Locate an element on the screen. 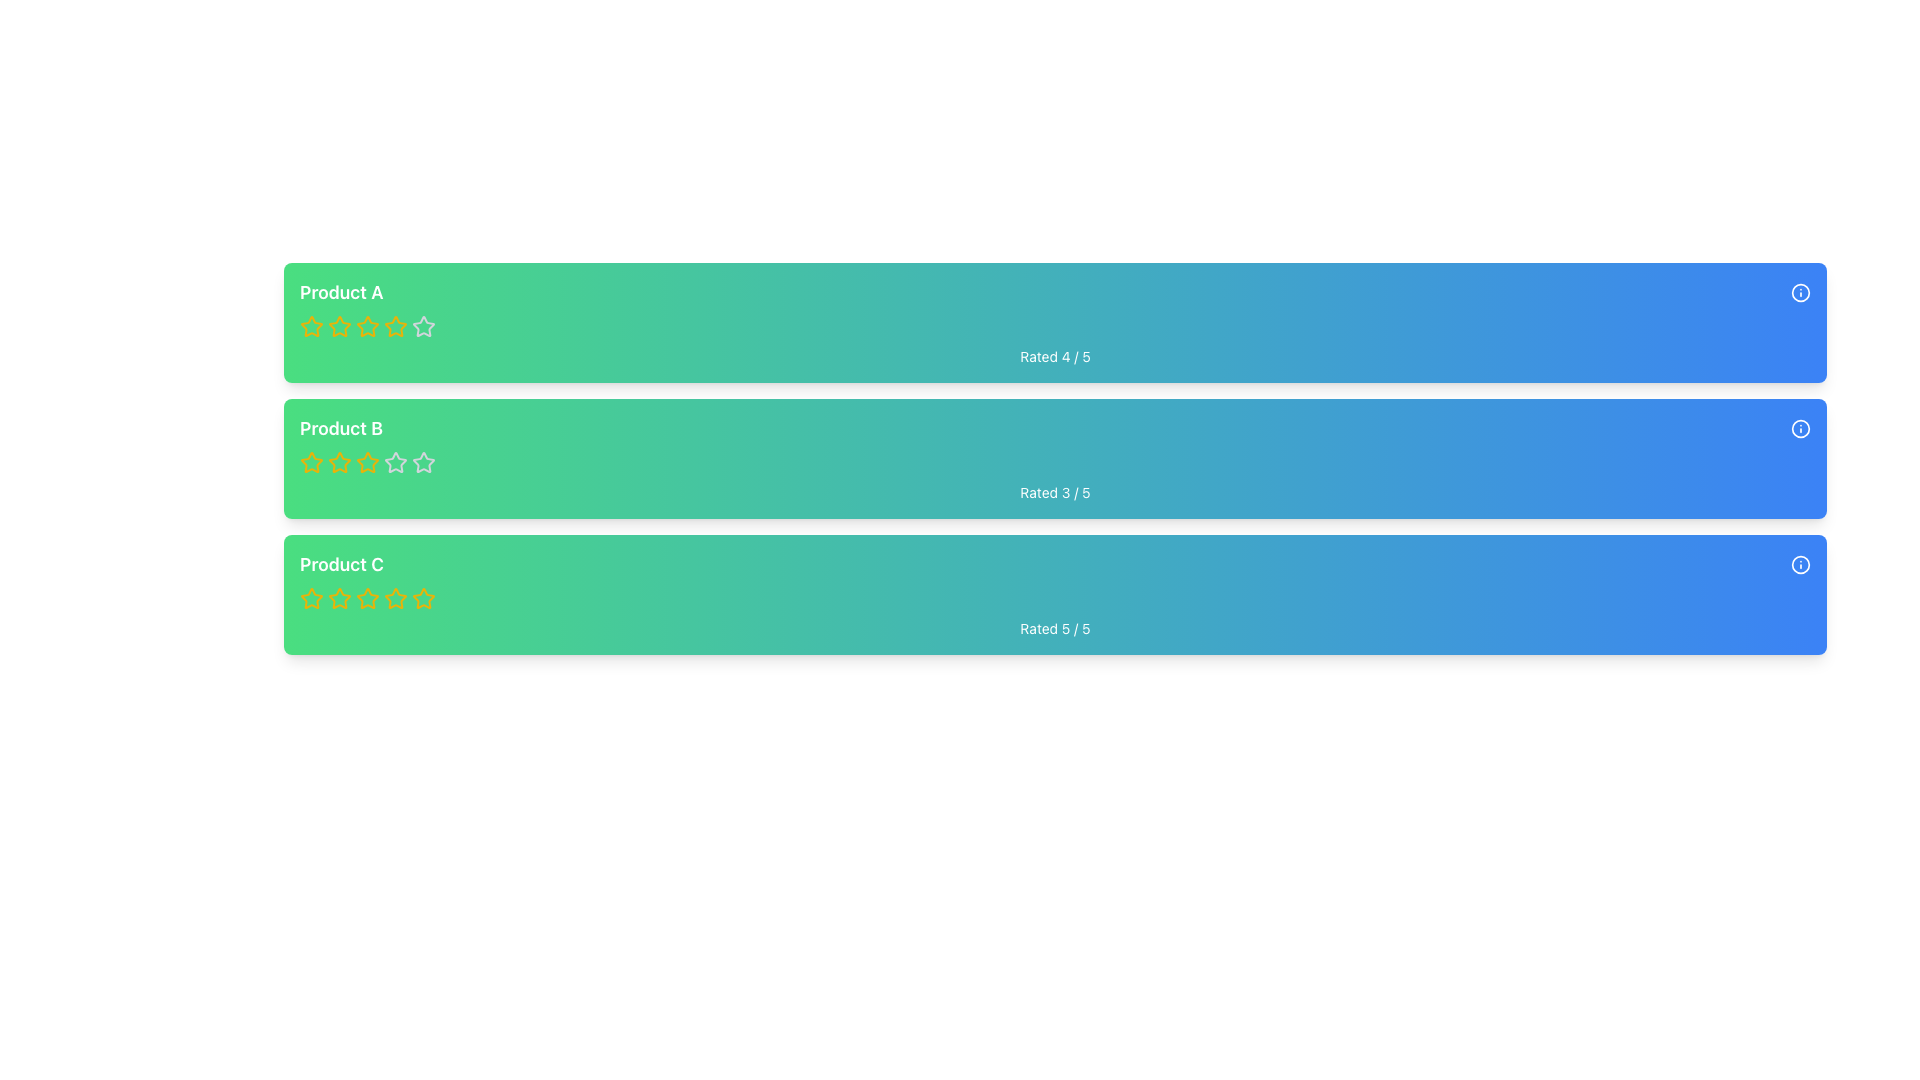 This screenshot has height=1080, width=1920. the white circular icon containing the letter 'i' located on the right side of the blue rectangular section labeled 'Product B' is located at coordinates (1800, 427).